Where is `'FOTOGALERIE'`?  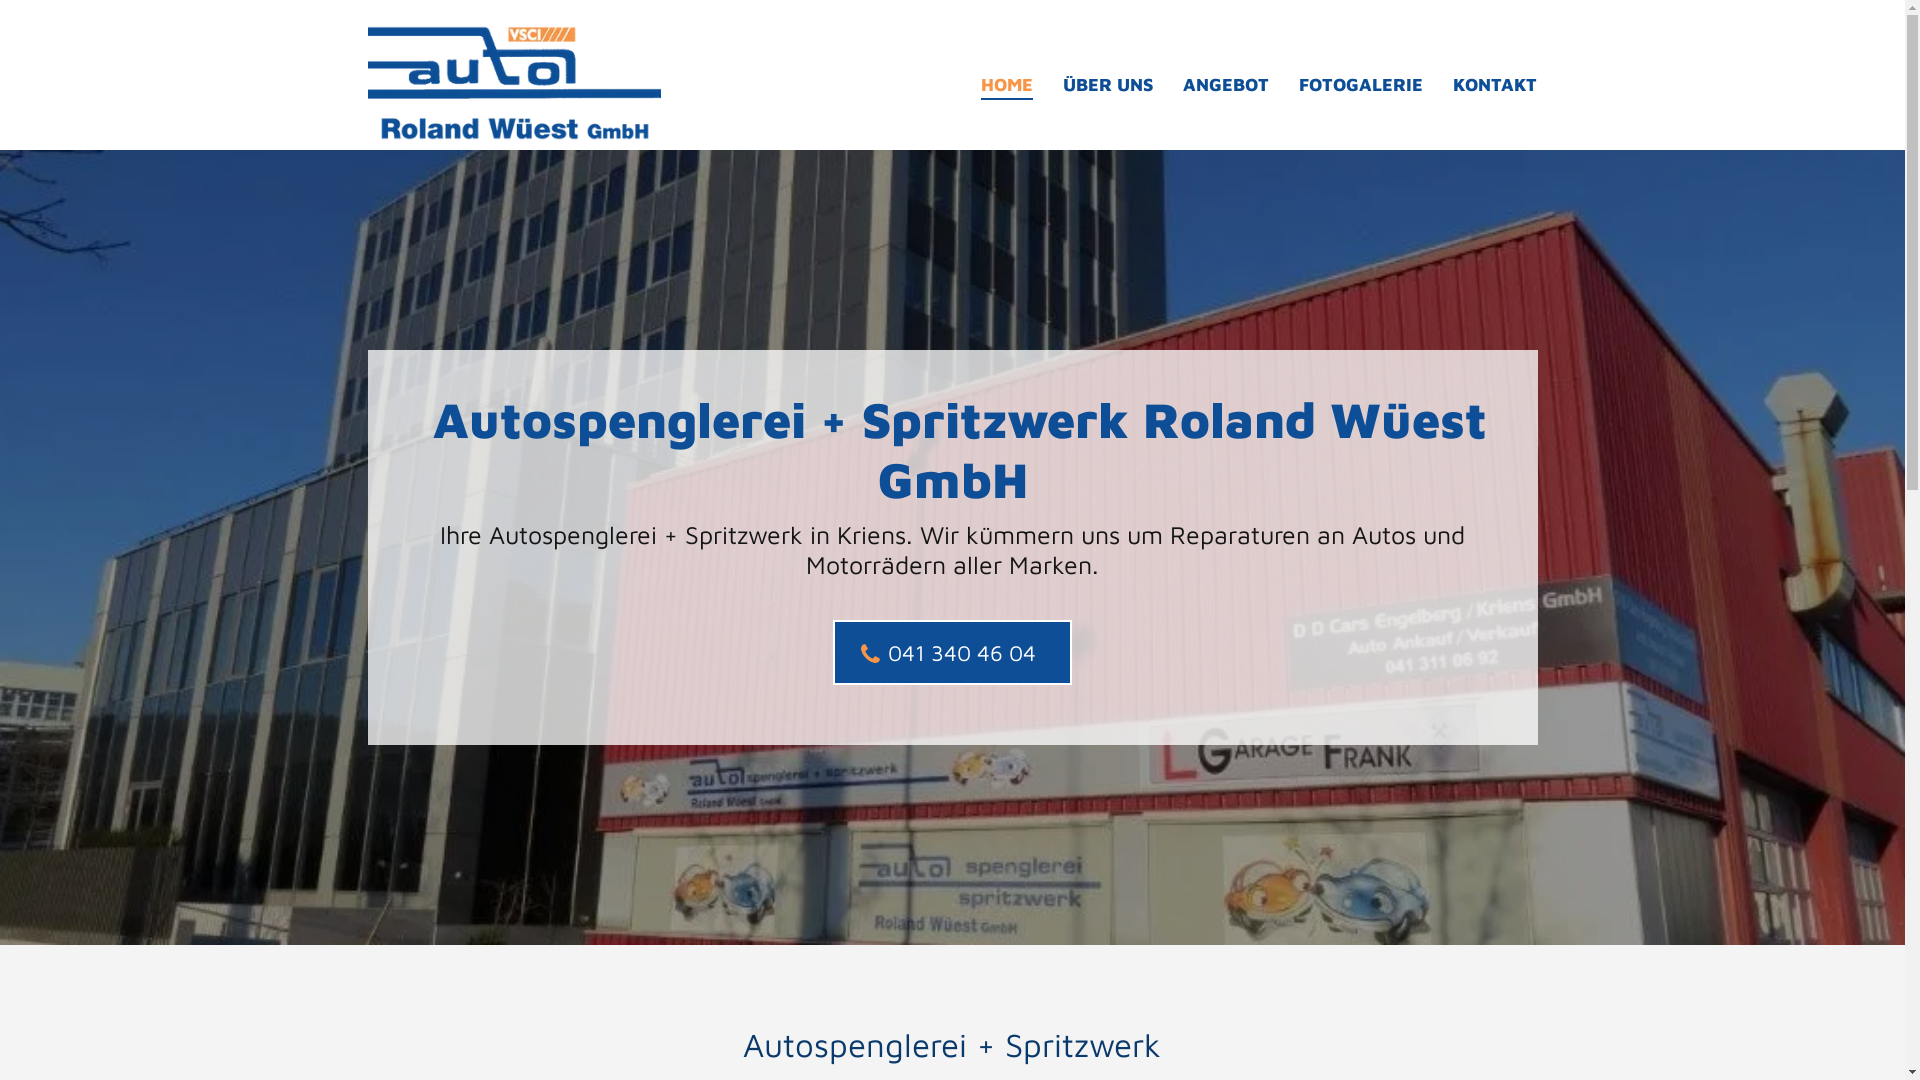 'FOTOGALERIE' is located at coordinates (1299, 79).